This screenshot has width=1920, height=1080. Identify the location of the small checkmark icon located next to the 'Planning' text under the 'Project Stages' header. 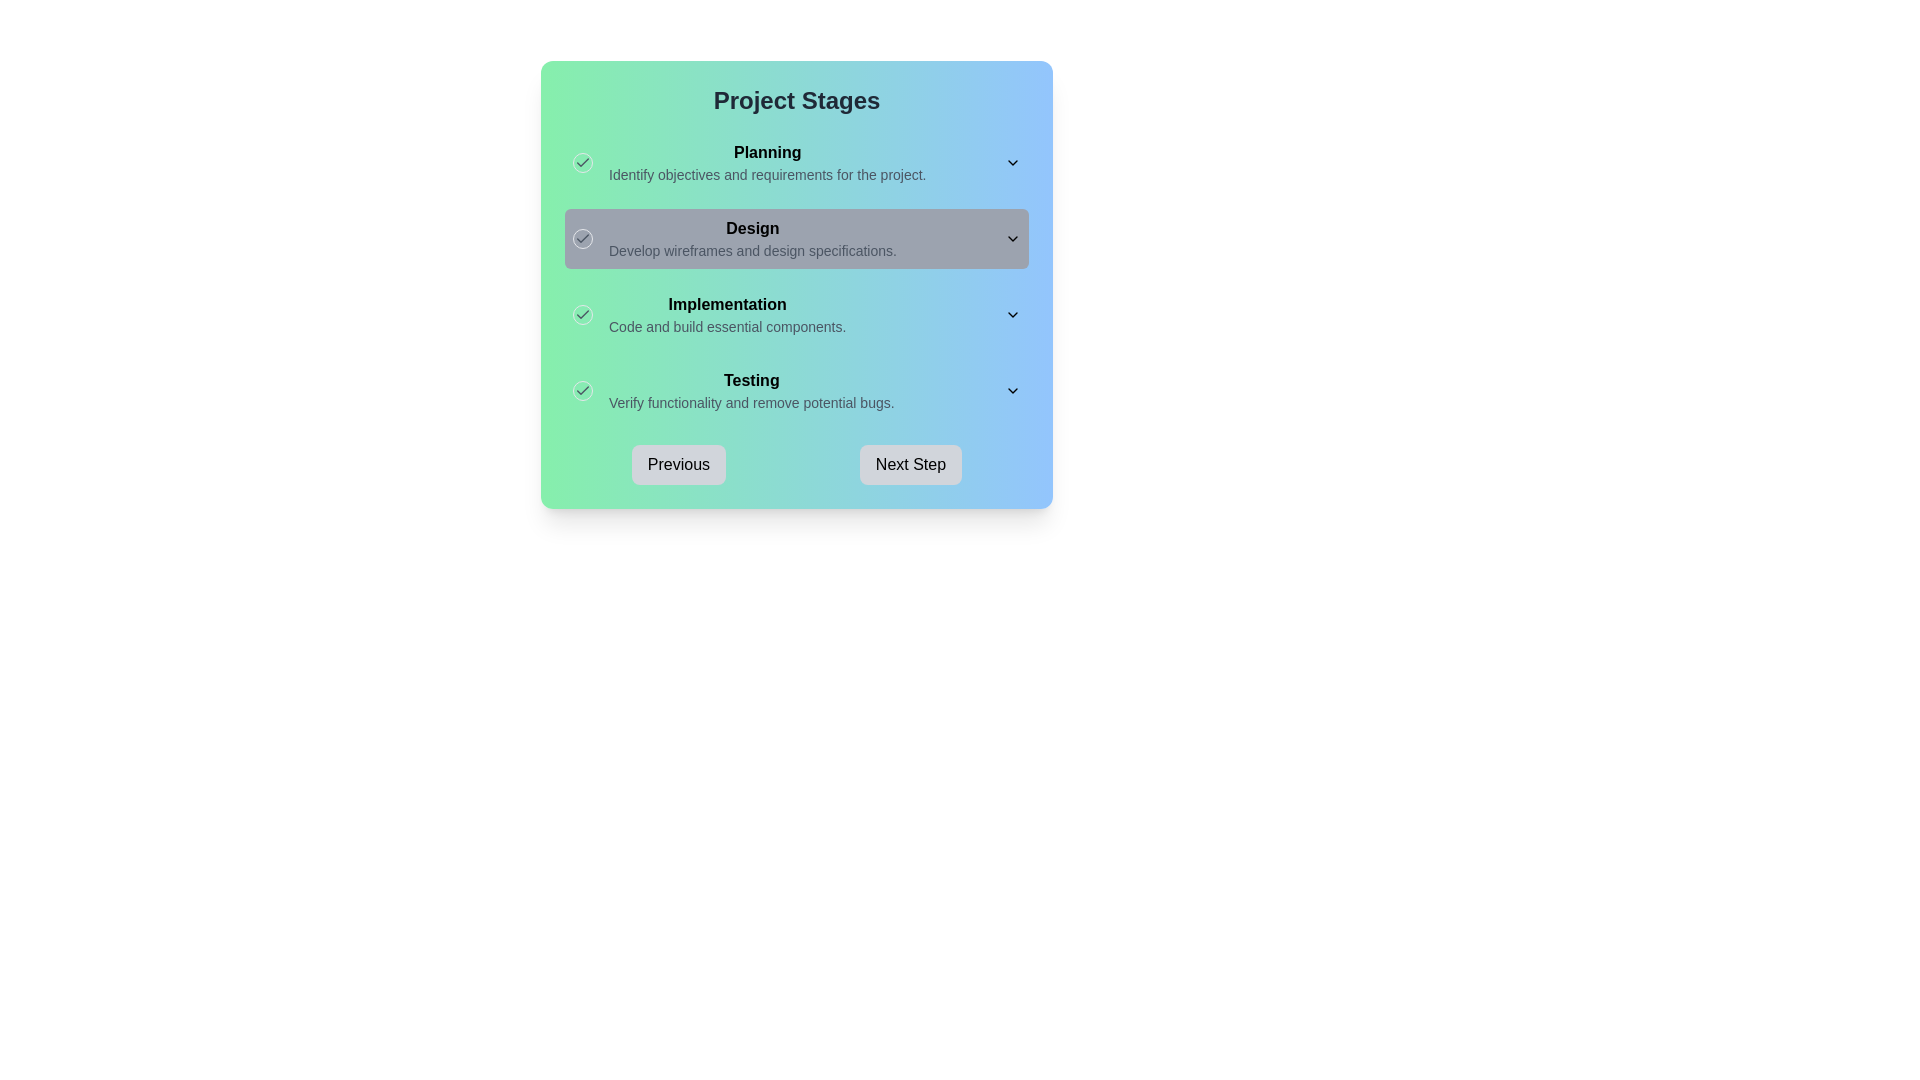
(581, 161).